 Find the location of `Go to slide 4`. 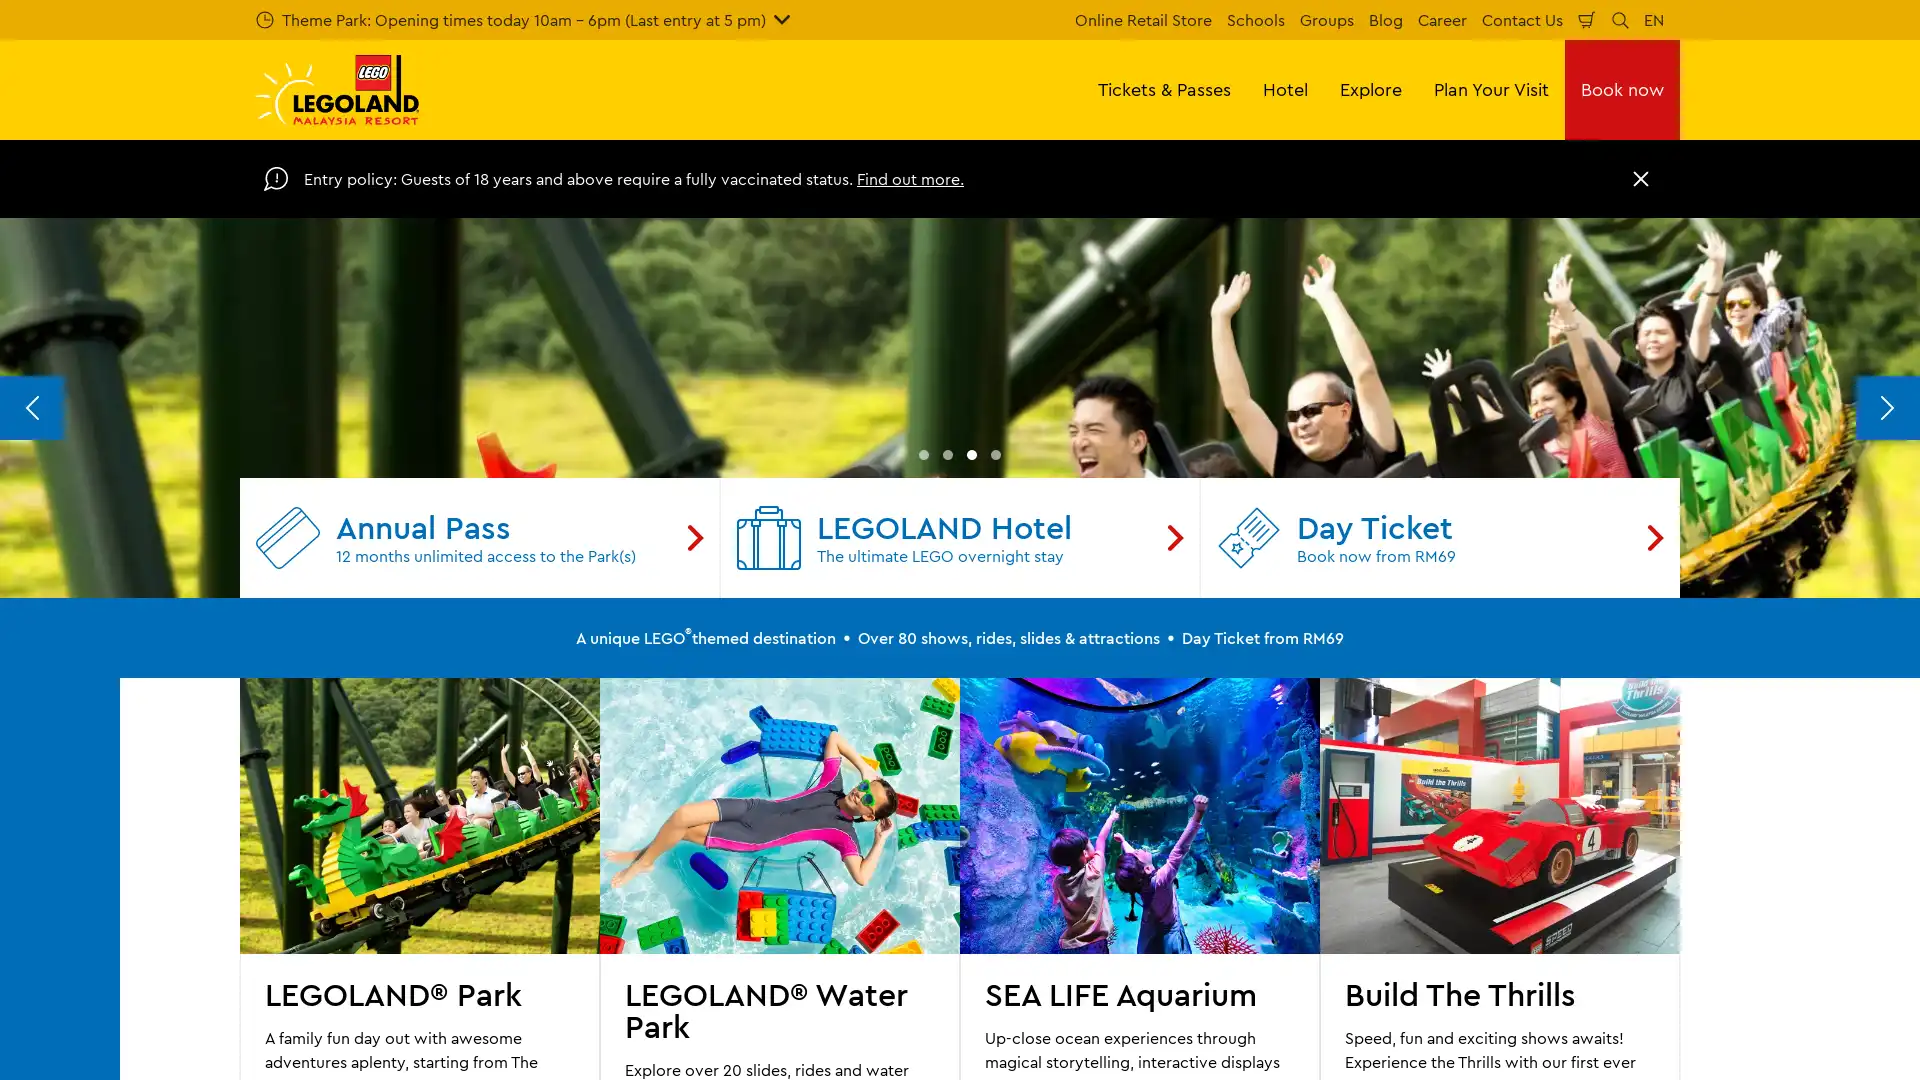

Go to slide 4 is located at coordinates (996, 852).